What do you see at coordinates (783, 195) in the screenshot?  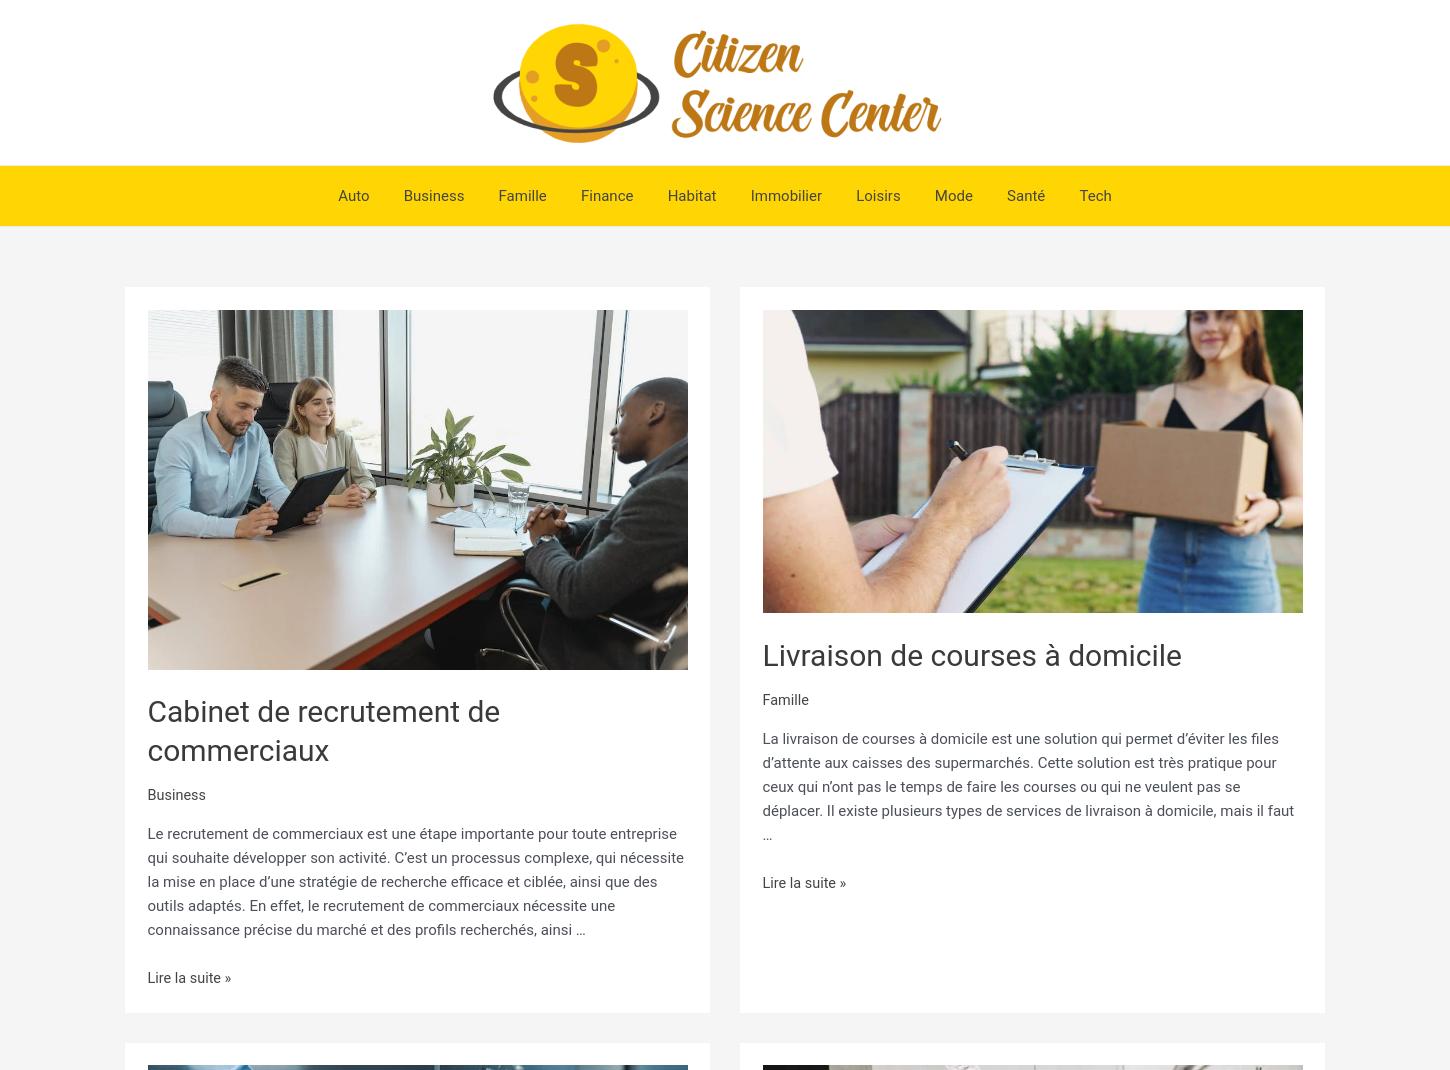 I see `'Immobilier'` at bounding box center [783, 195].